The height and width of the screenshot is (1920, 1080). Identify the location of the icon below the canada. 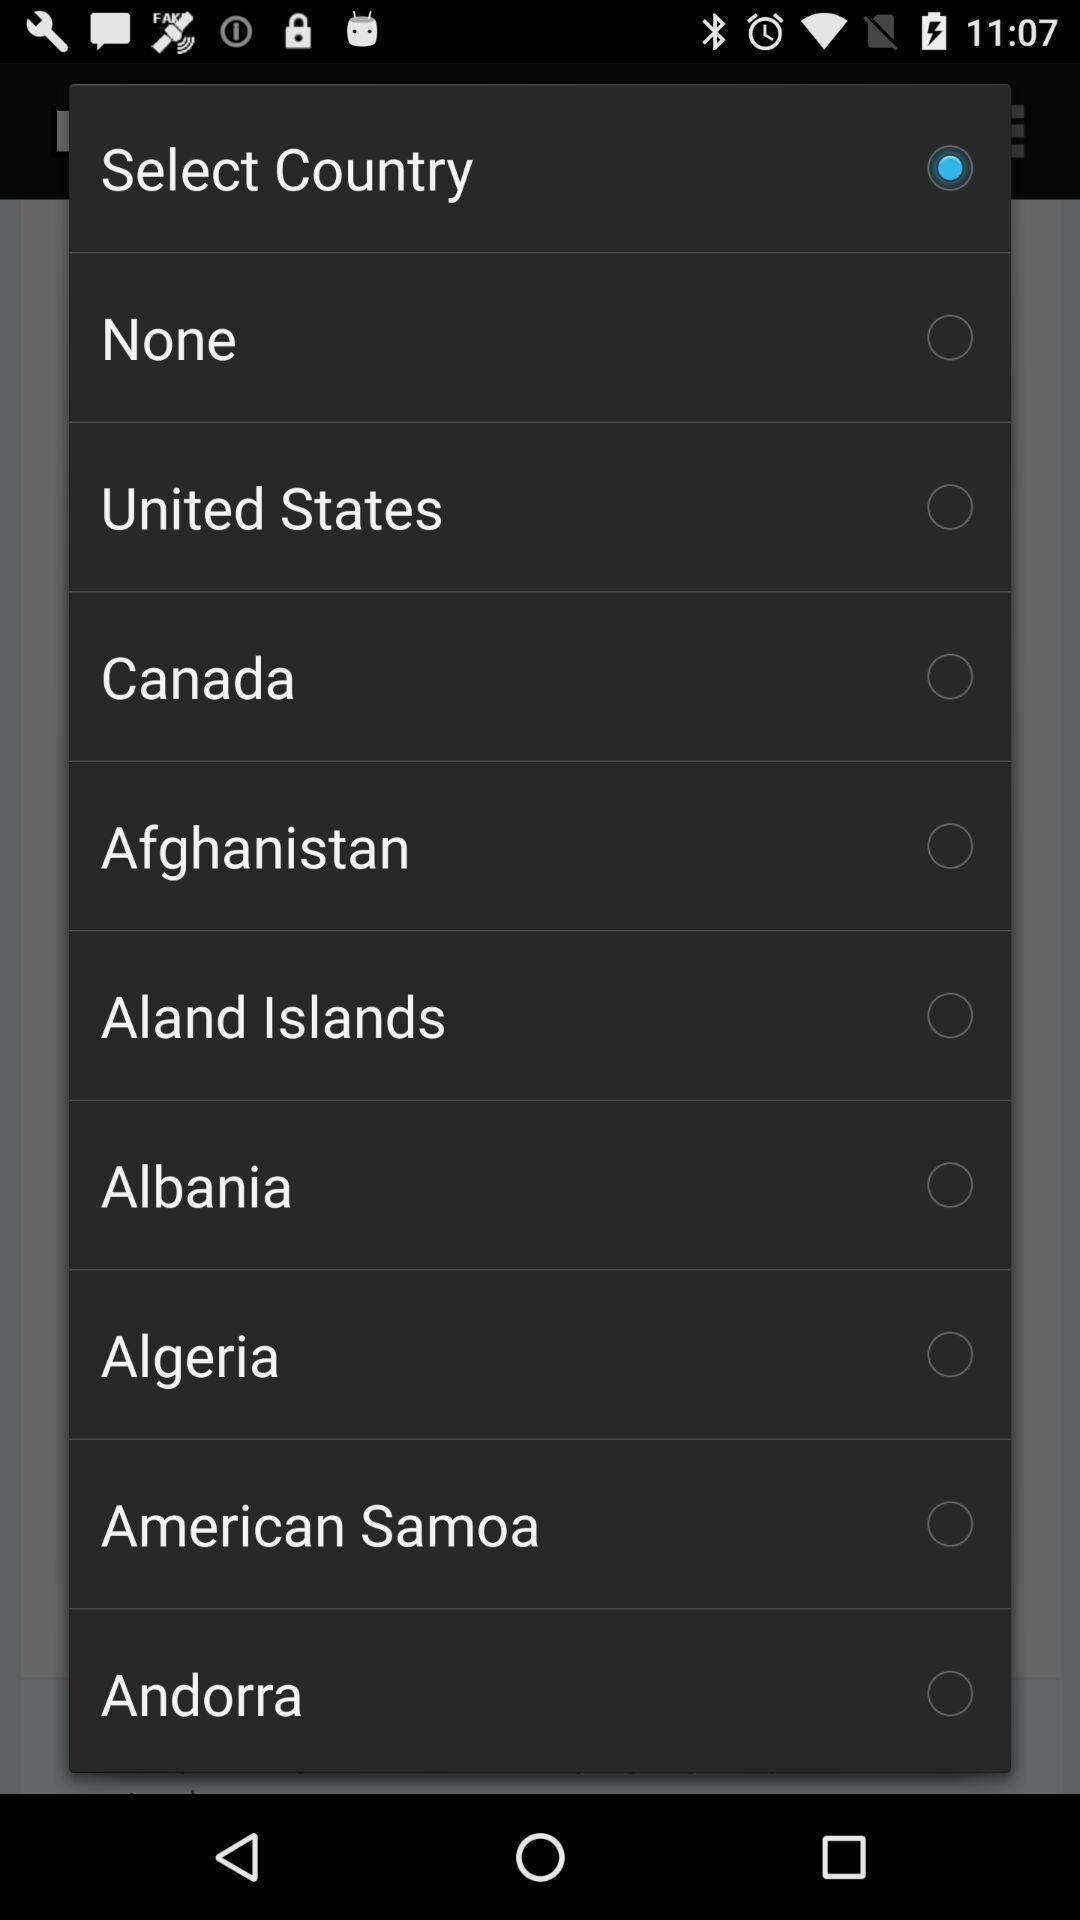
(540, 845).